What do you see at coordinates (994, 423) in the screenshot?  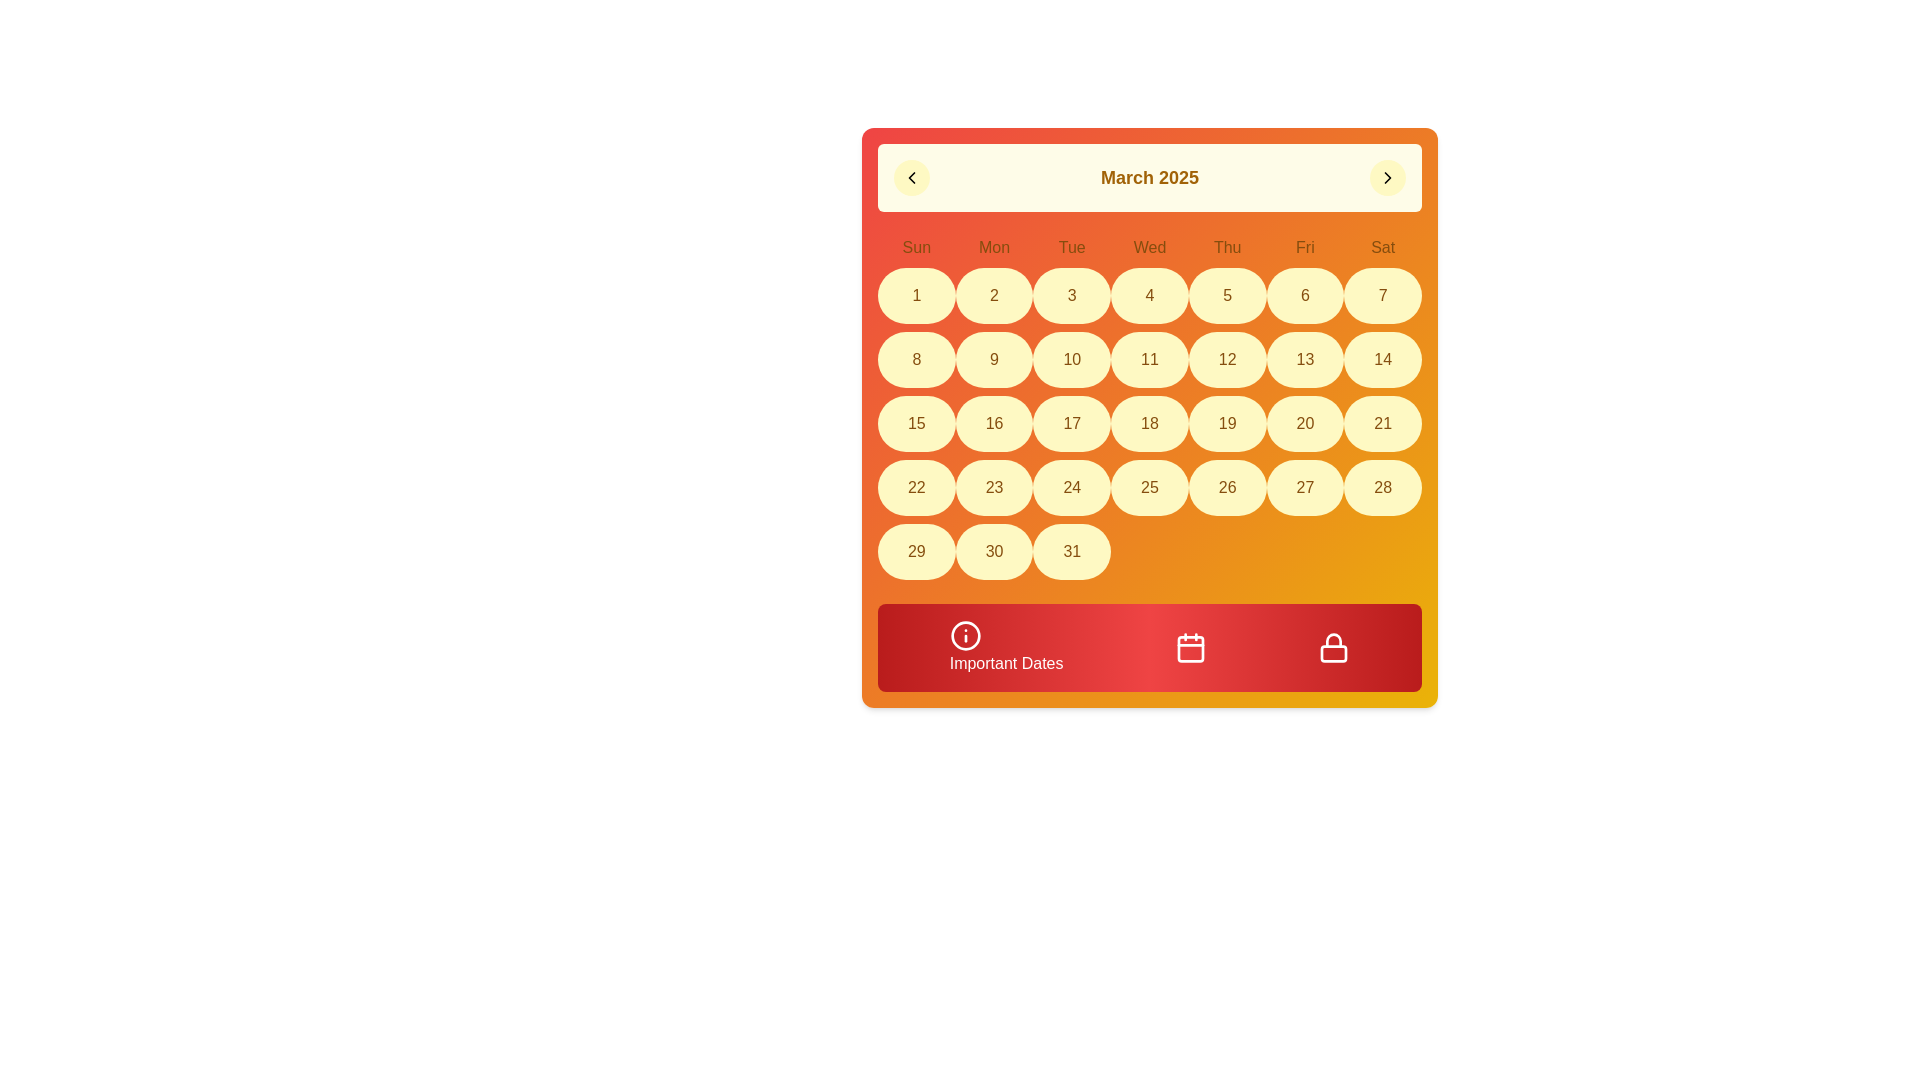 I see `the calendar cell representing the date 16th` at bounding box center [994, 423].